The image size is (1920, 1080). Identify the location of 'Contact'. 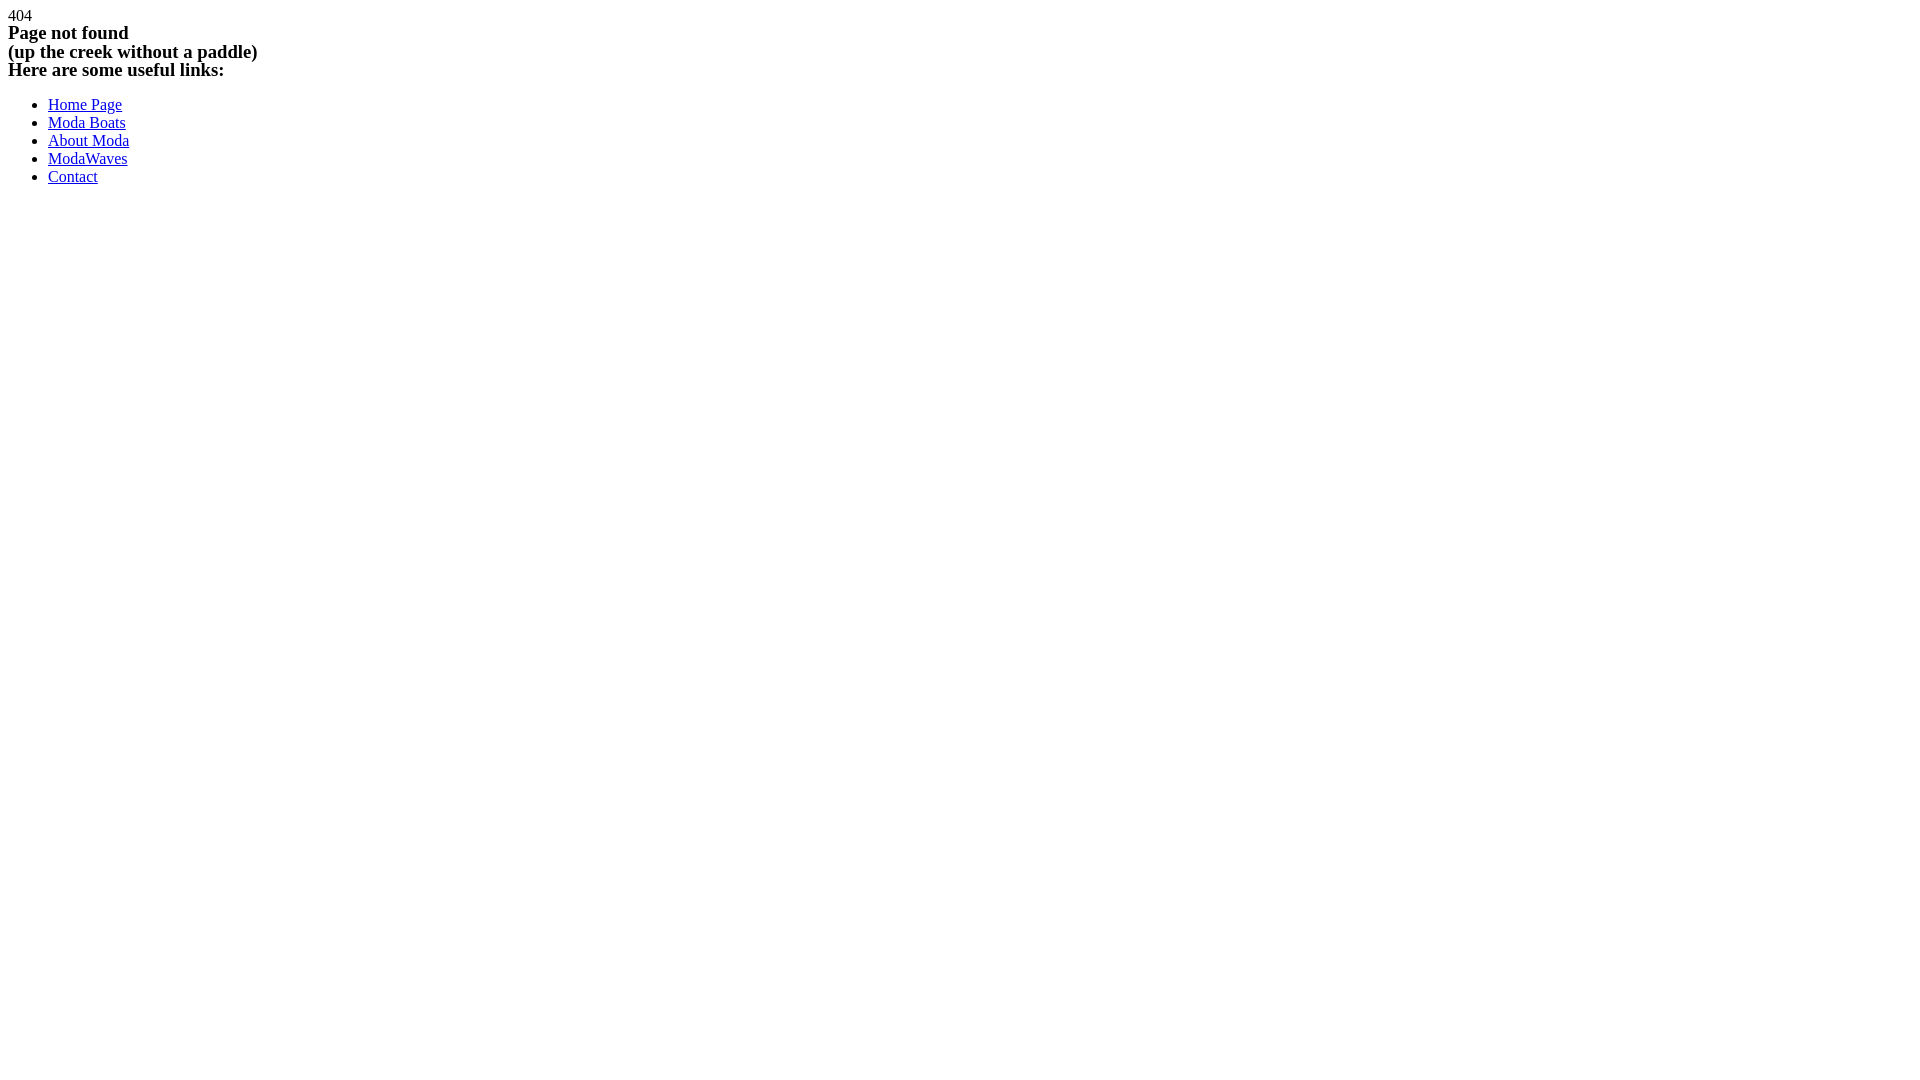
(48, 175).